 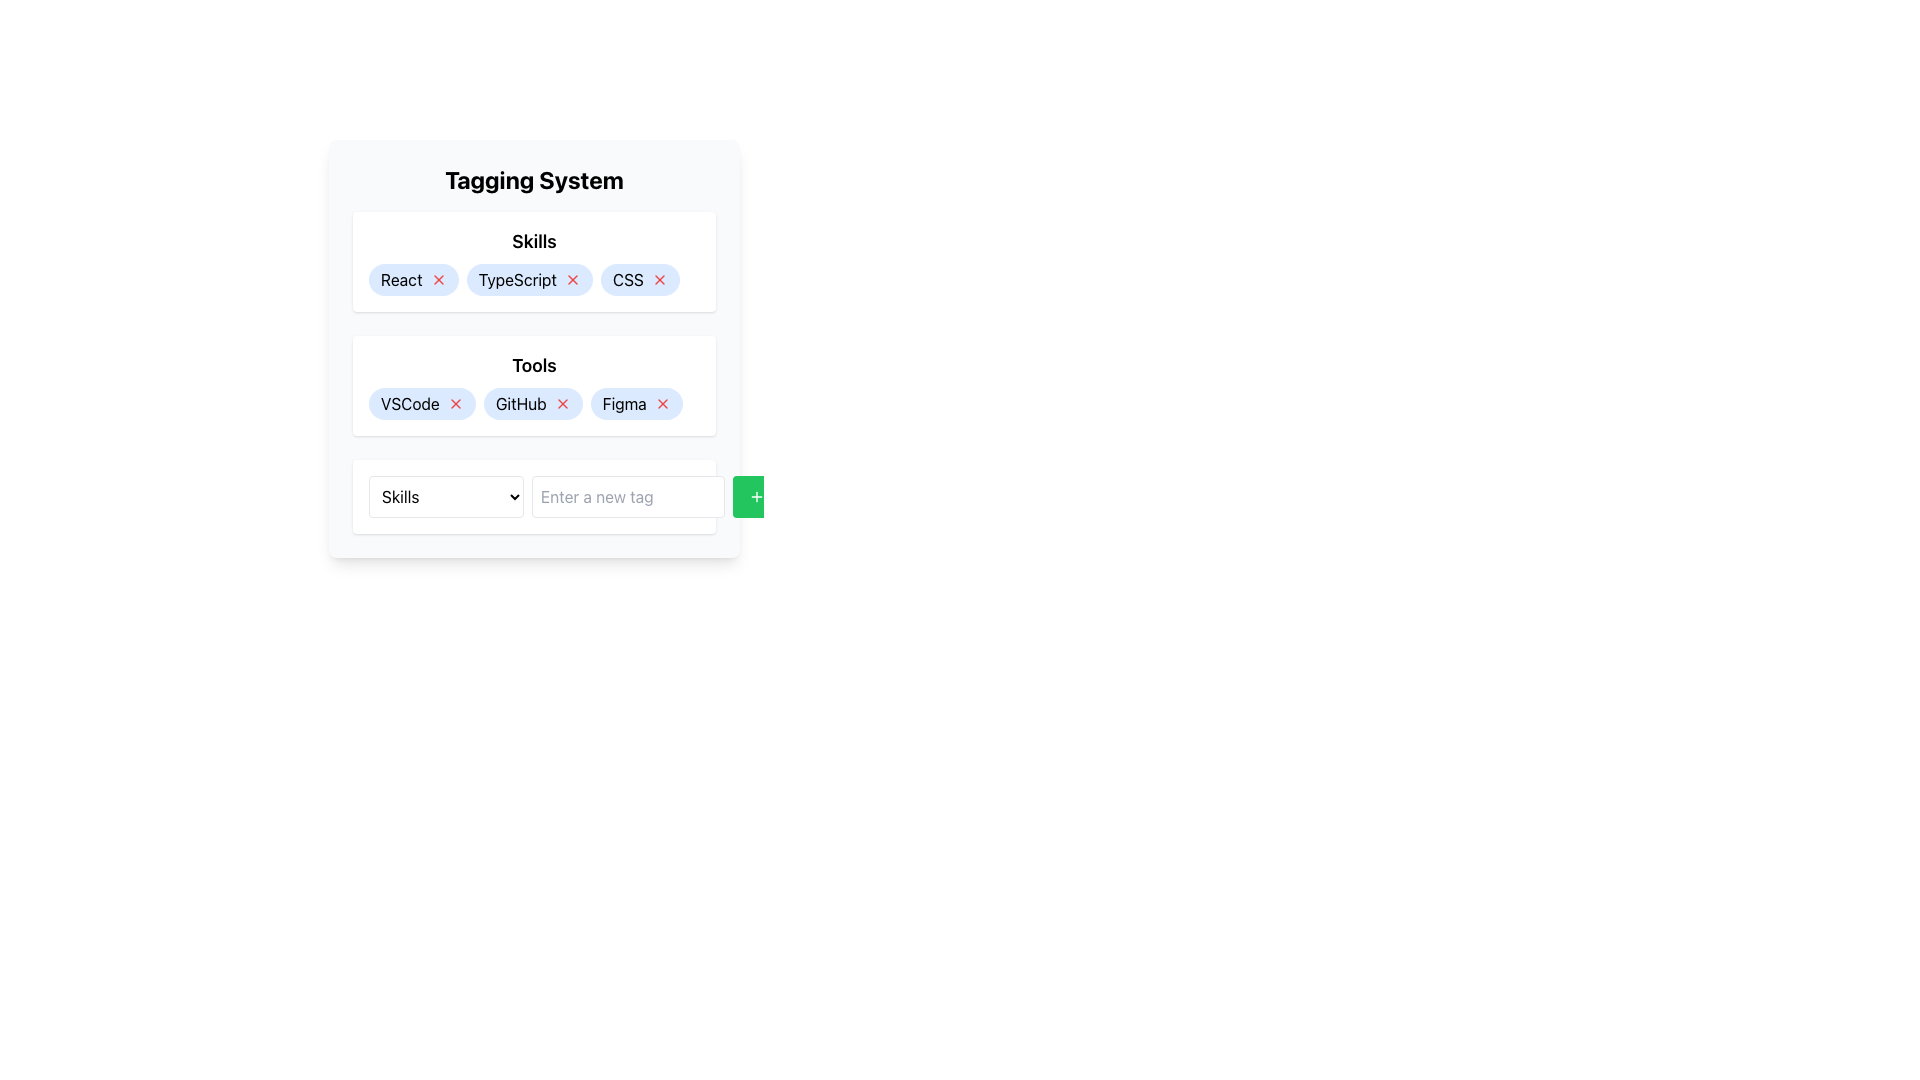 What do you see at coordinates (627, 496) in the screenshot?
I see `the text input field for adding a new tag, which is located to the right of the 'Skills' dropdown and to the left of the green circular button with a plus icon` at bounding box center [627, 496].